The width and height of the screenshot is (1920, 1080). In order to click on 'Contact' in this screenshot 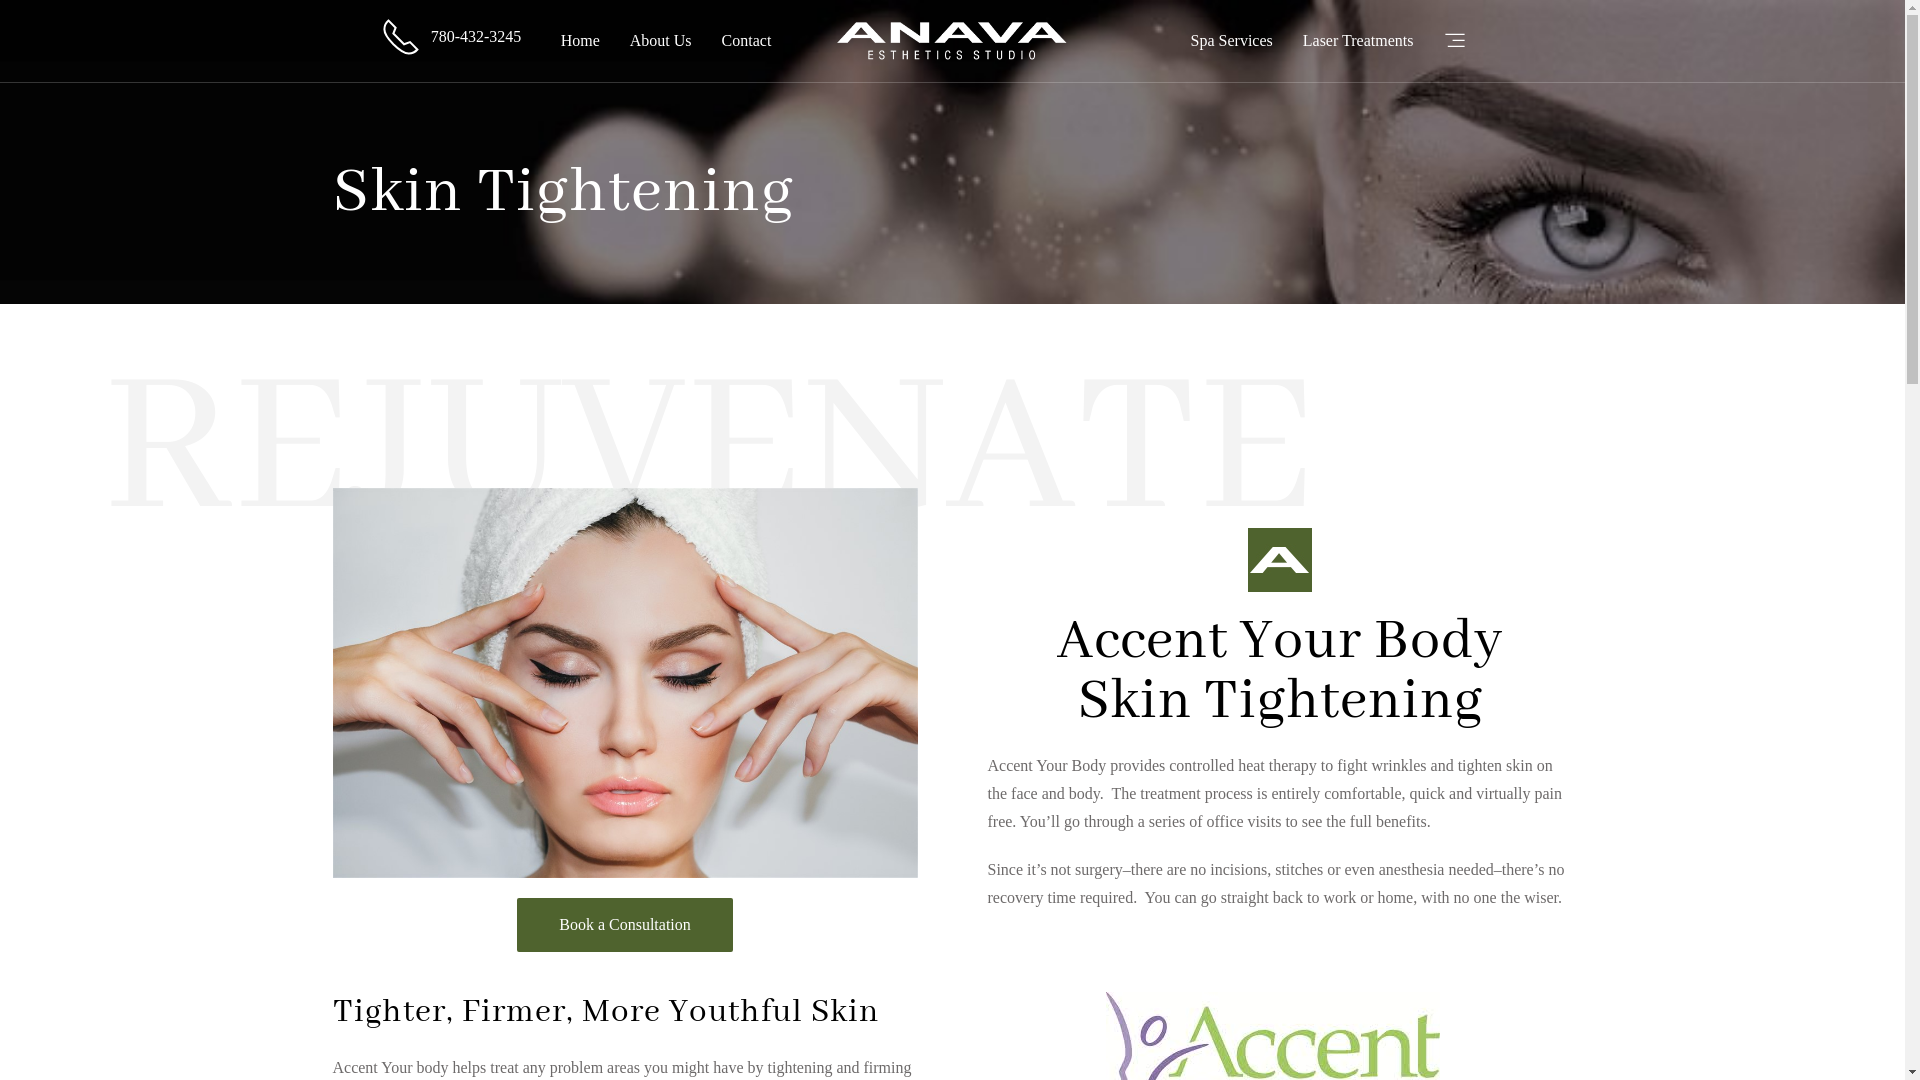, I will do `click(746, 41)`.